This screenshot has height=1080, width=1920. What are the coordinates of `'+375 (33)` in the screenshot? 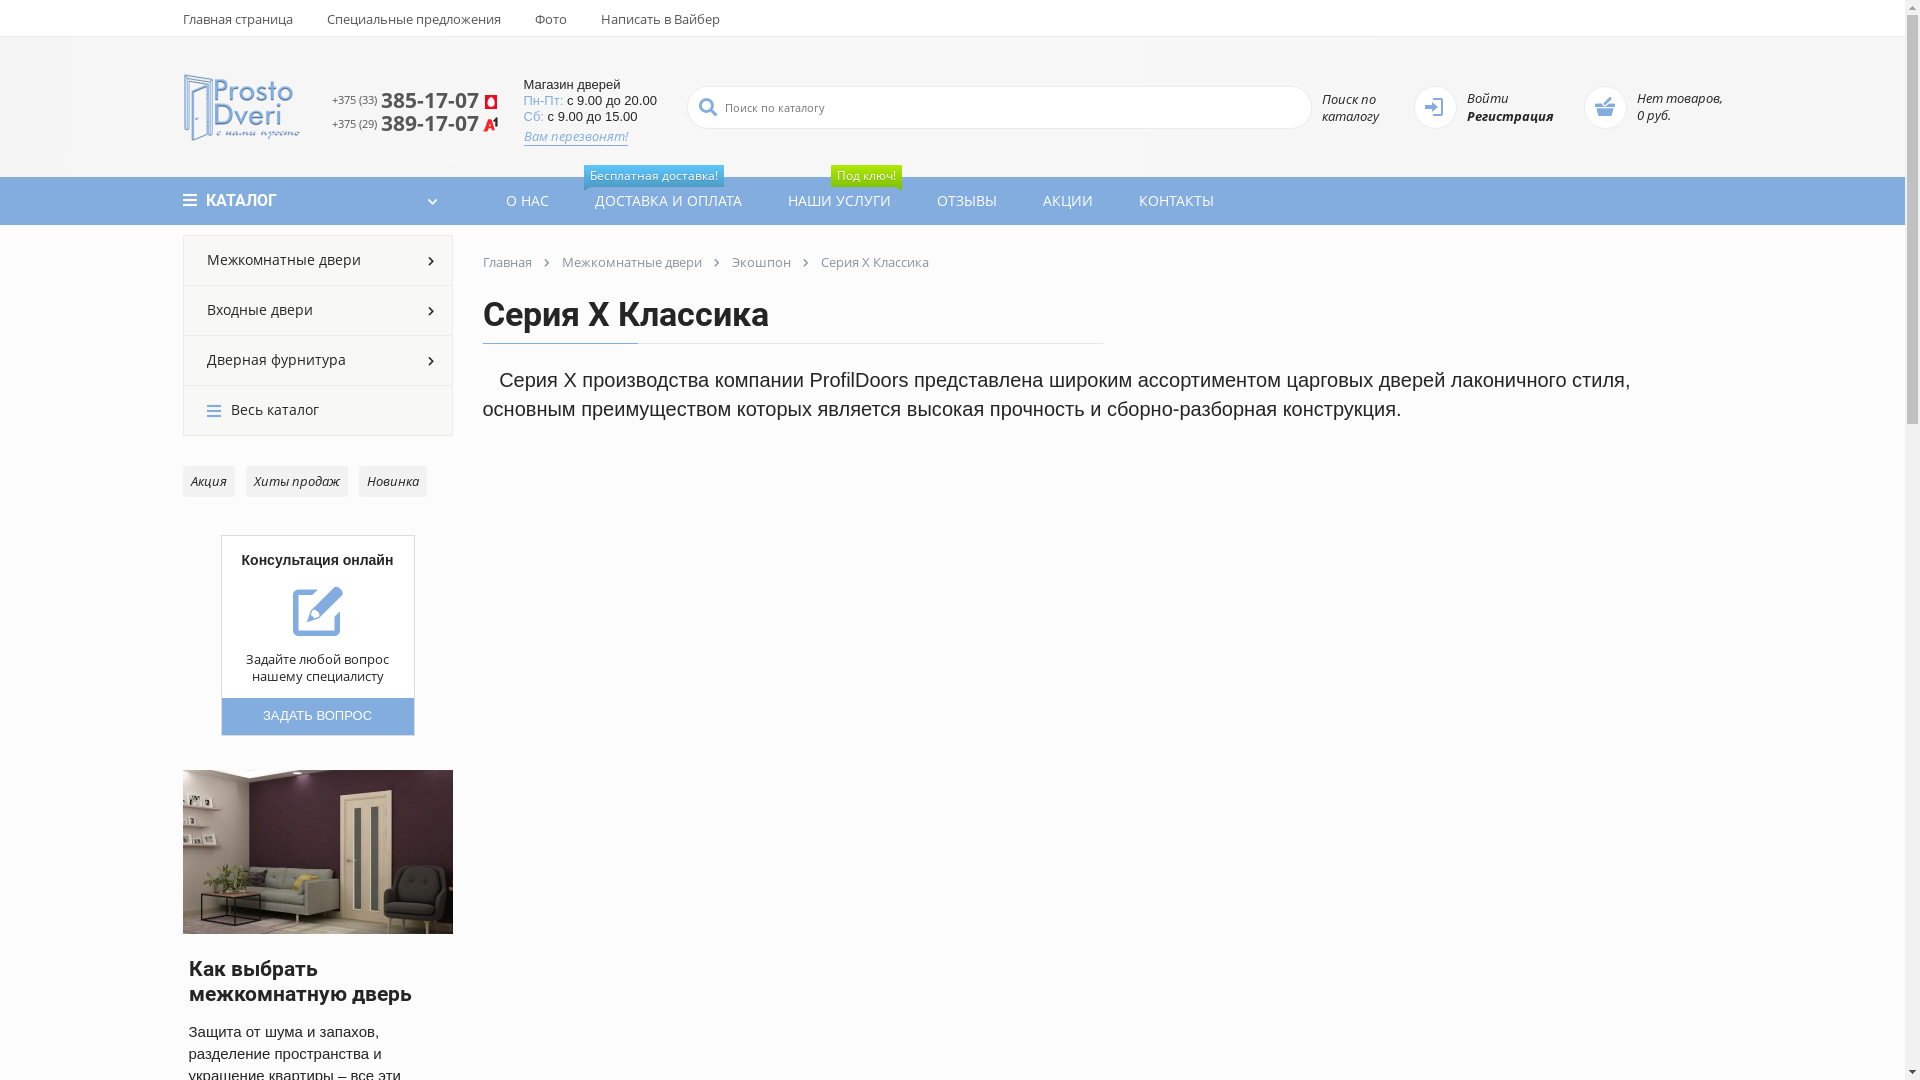 It's located at (414, 100).